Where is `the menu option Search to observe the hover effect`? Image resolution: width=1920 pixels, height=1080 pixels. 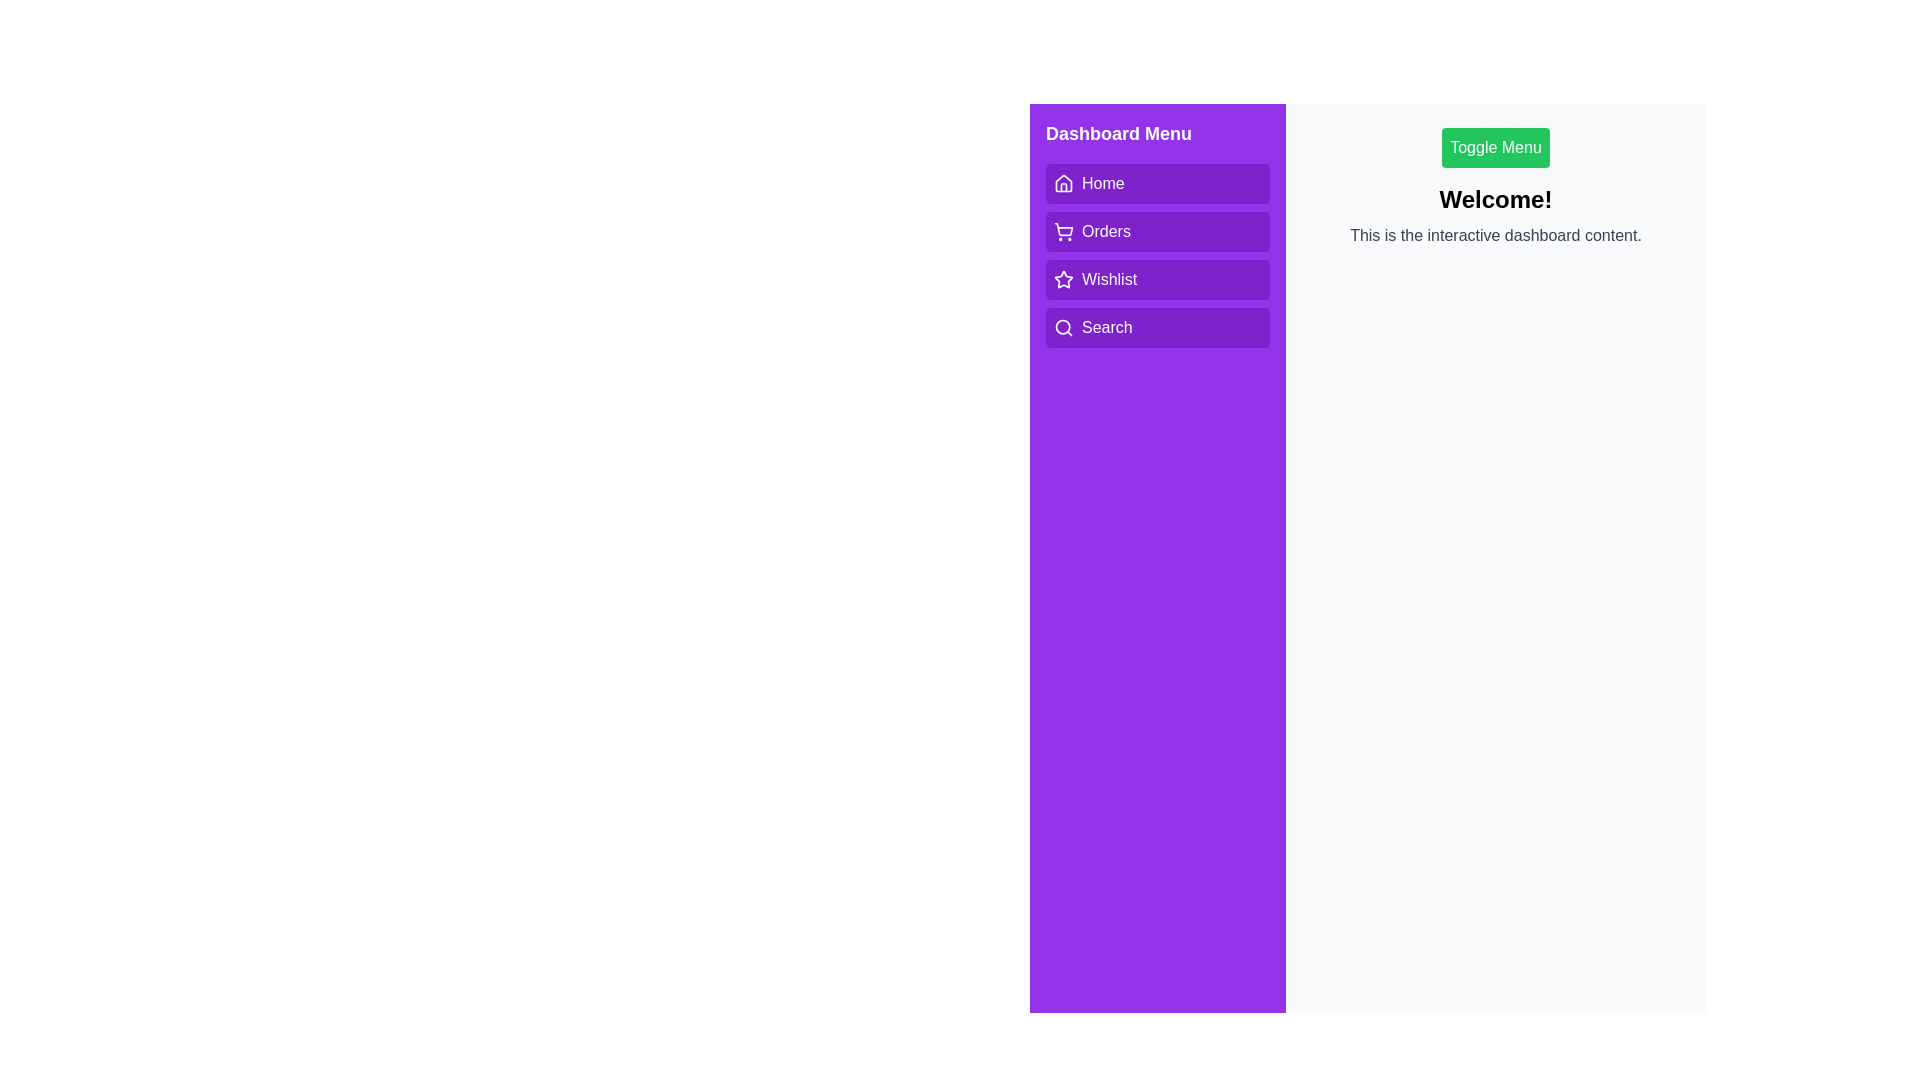
the menu option Search to observe the hover effect is located at coordinates (1157, 326).